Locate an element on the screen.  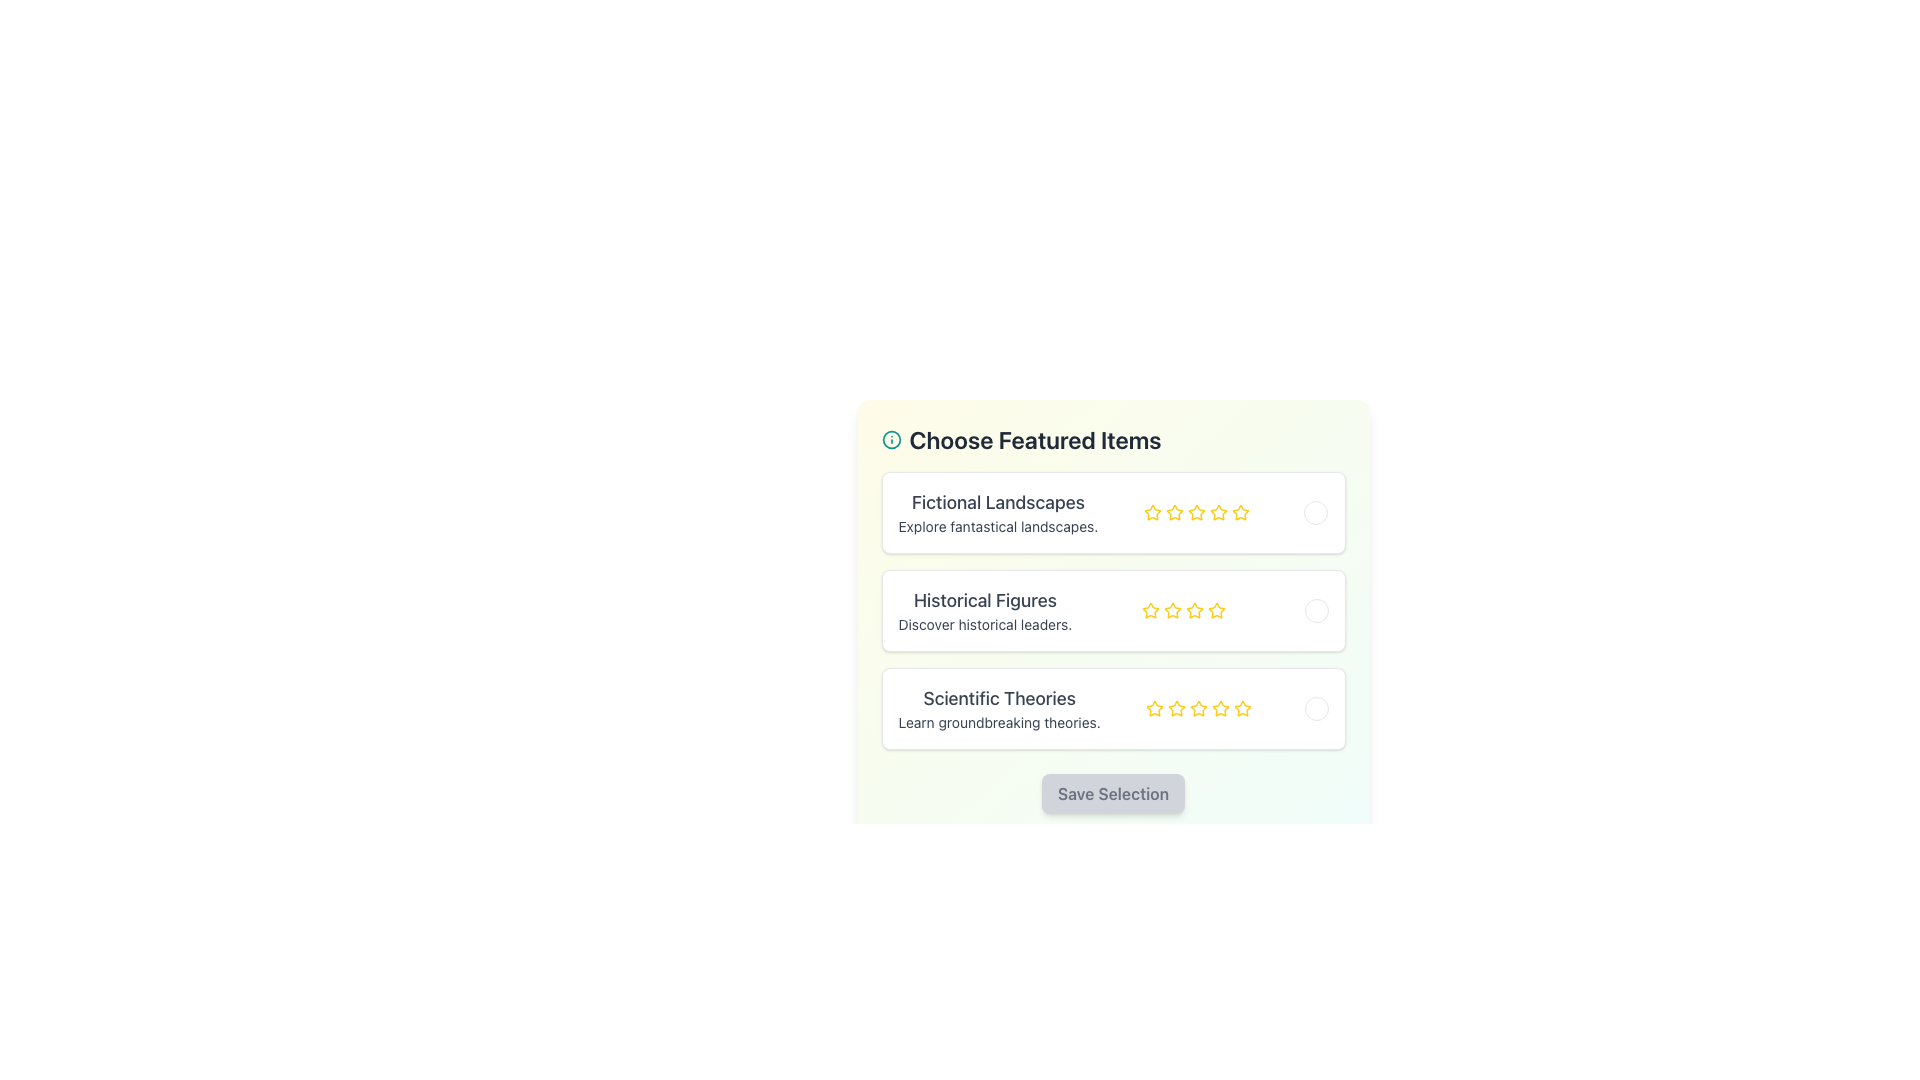
the fifth star icon in the rating section of the 'Scientific Theories' list item to visually represent a 5-star rating is located at coordinates (1241, 708).